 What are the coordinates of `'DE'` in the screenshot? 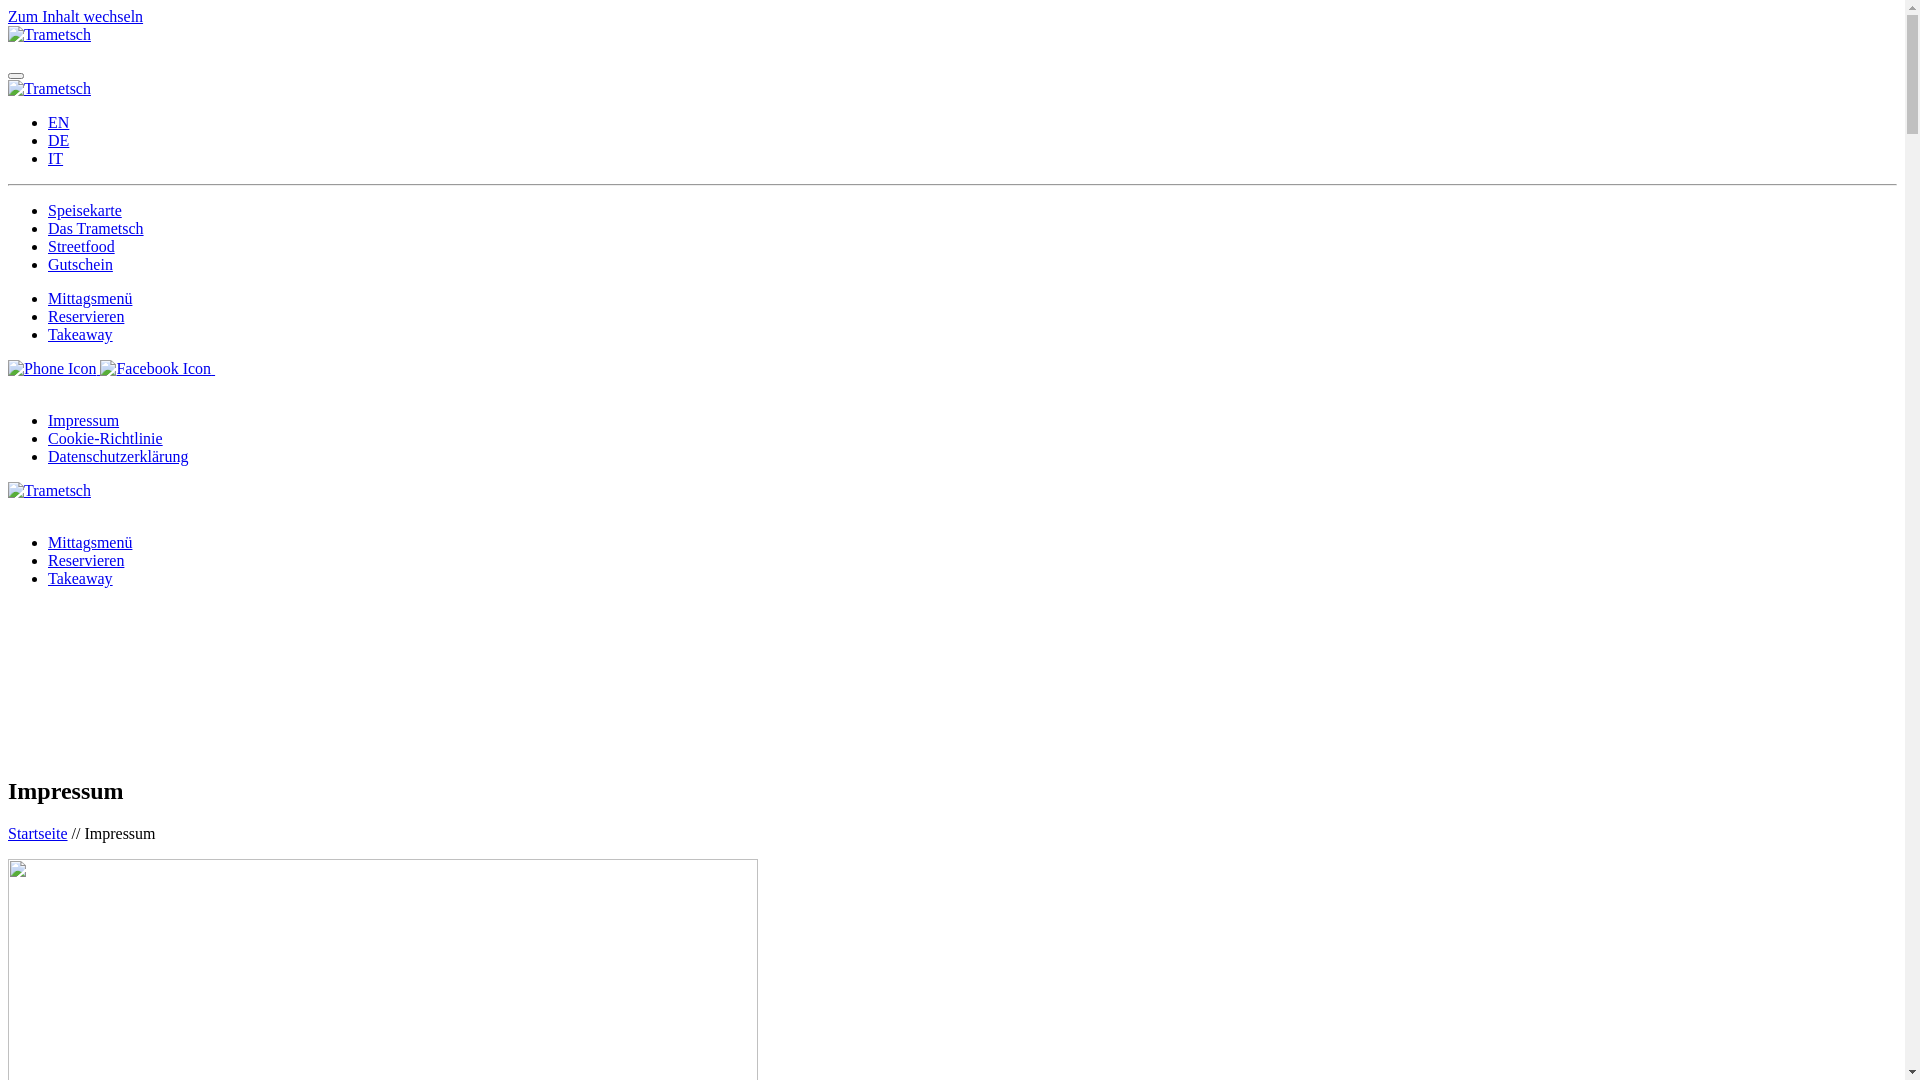 It's located at (58, 139).